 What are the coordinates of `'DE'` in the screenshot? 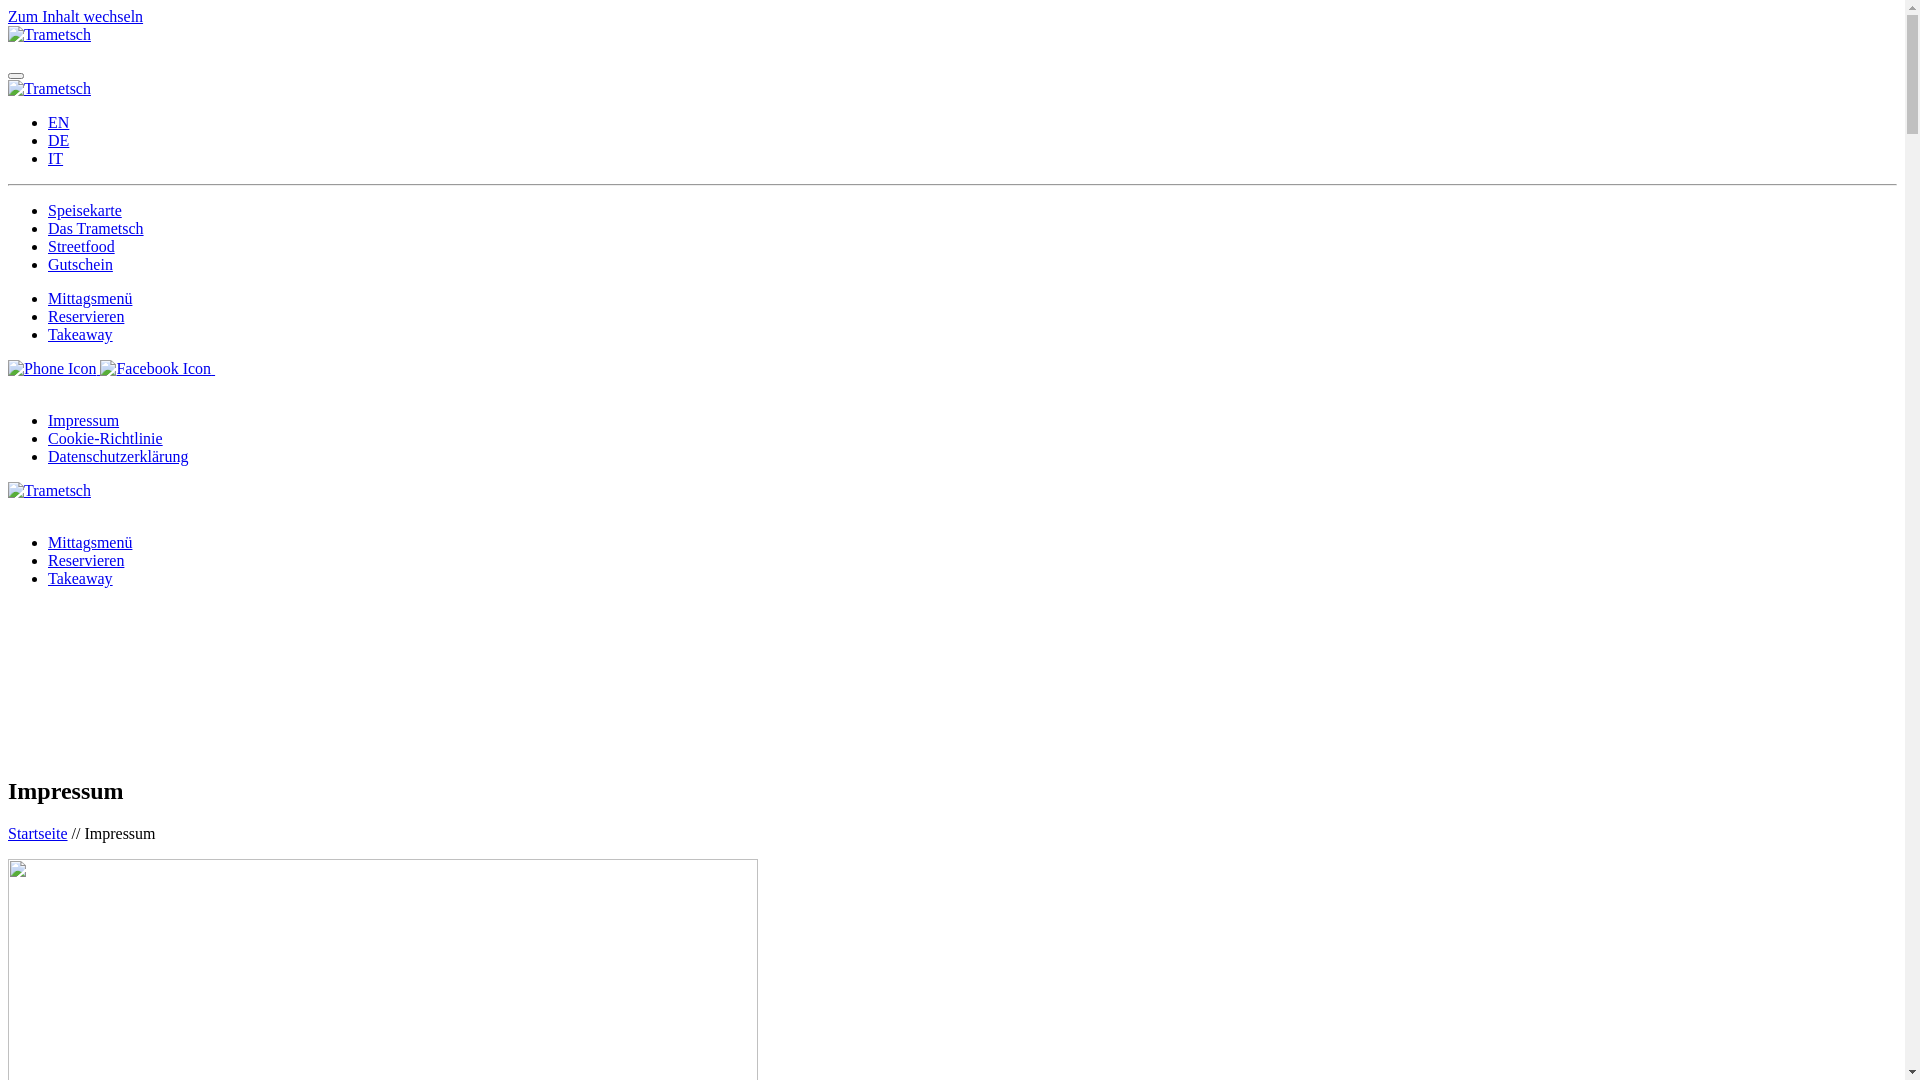 It's located at (58, 139).